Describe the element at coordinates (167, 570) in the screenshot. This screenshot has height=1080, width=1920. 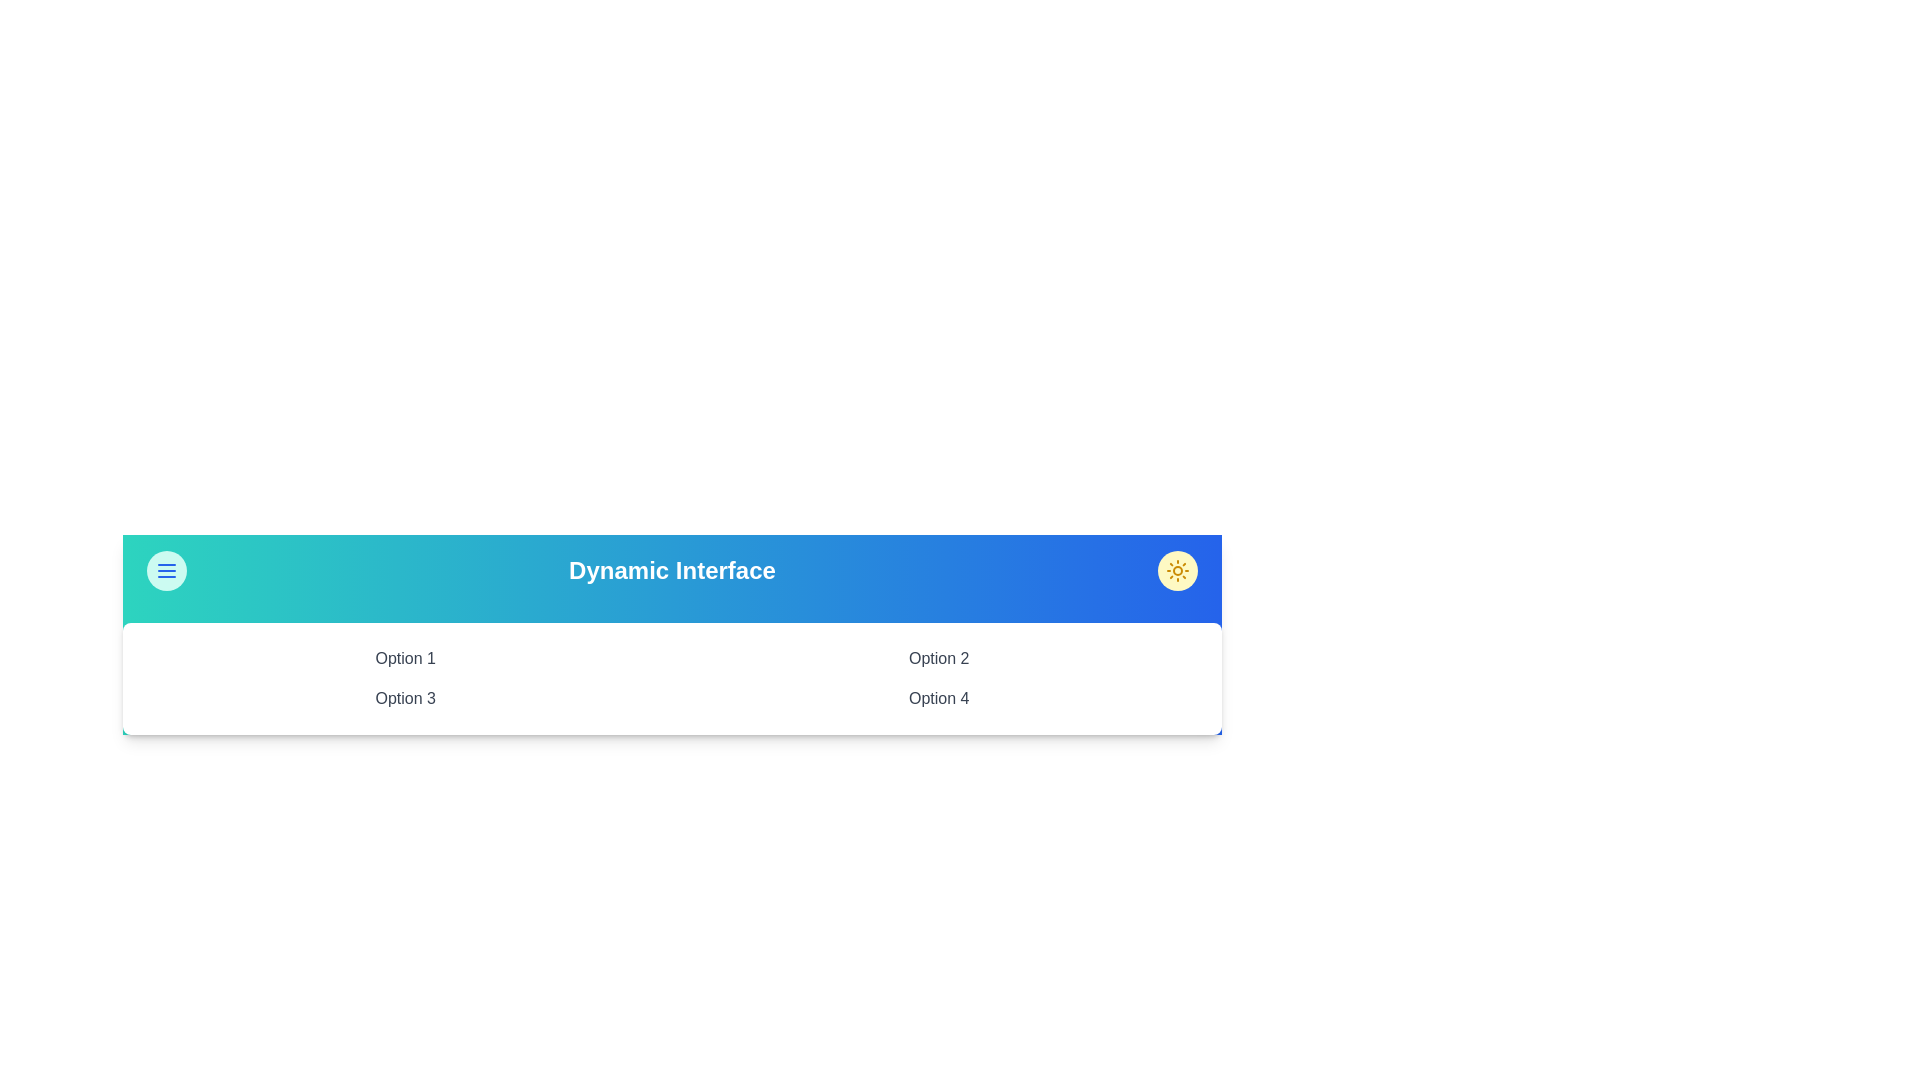
I see `menu button to toggle the menu visibility` at that location.